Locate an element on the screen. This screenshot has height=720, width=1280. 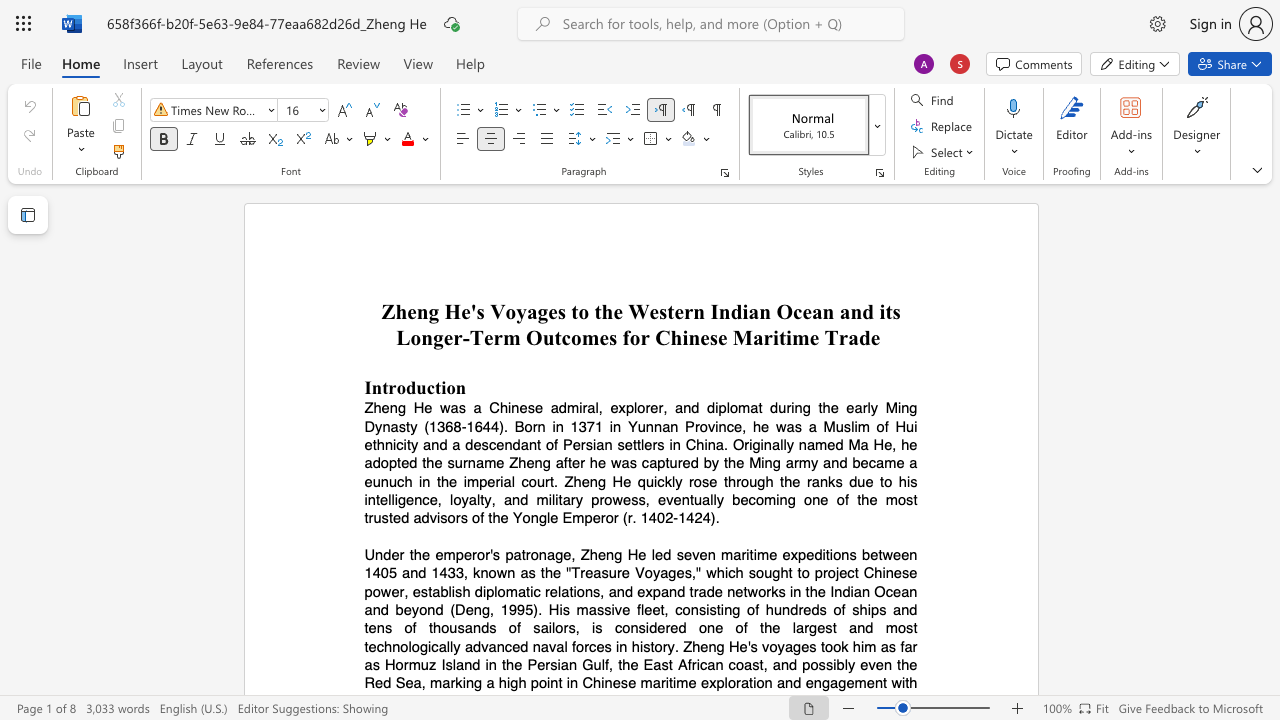
the subset text "y ev" within the text "possibly even" is located at coordinates (847, 665).